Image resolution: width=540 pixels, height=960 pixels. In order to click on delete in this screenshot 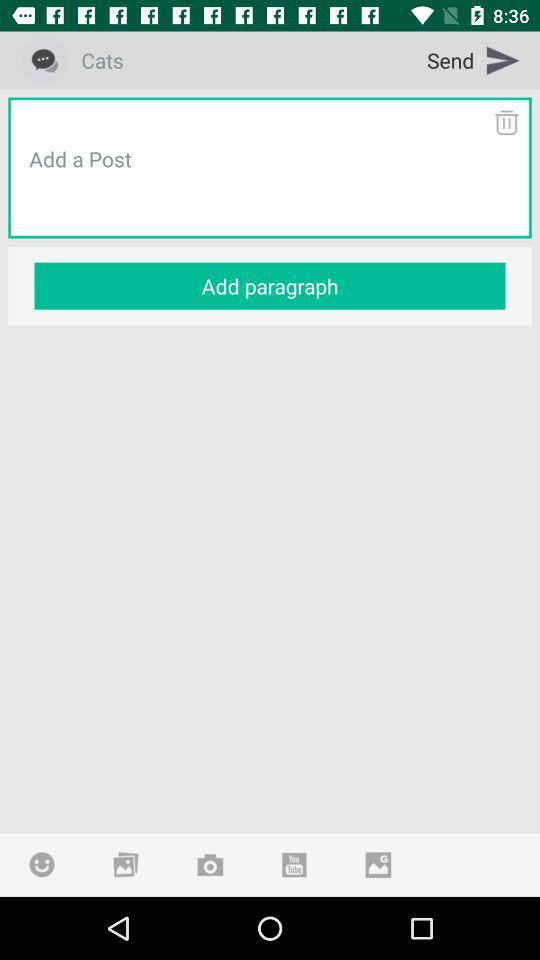, I will do `click(505, 121)`.